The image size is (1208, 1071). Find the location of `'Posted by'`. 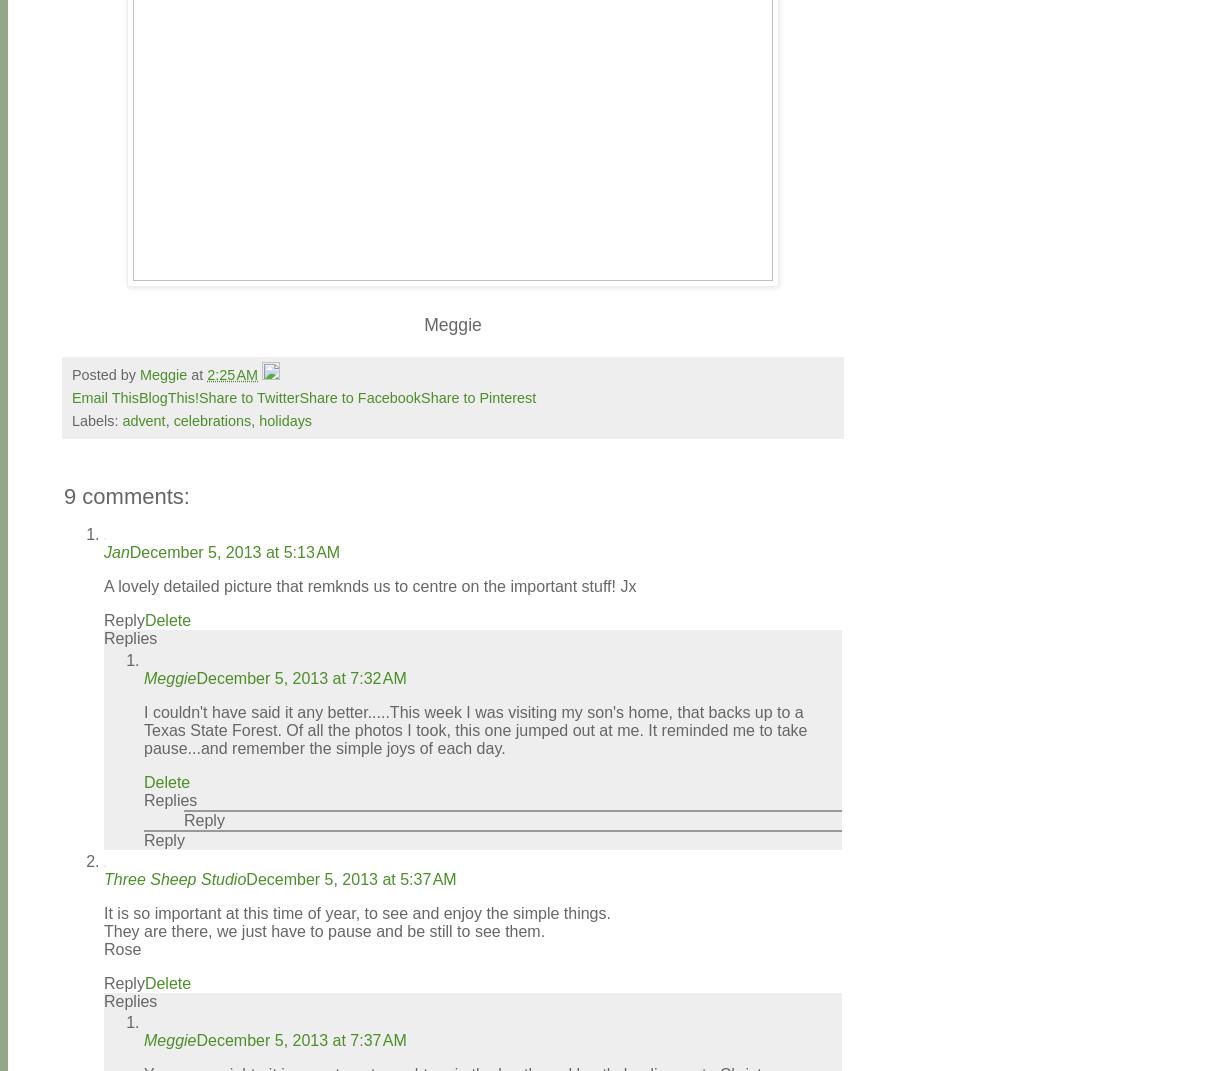

'Posted by' is located at coordinates (104, 373).